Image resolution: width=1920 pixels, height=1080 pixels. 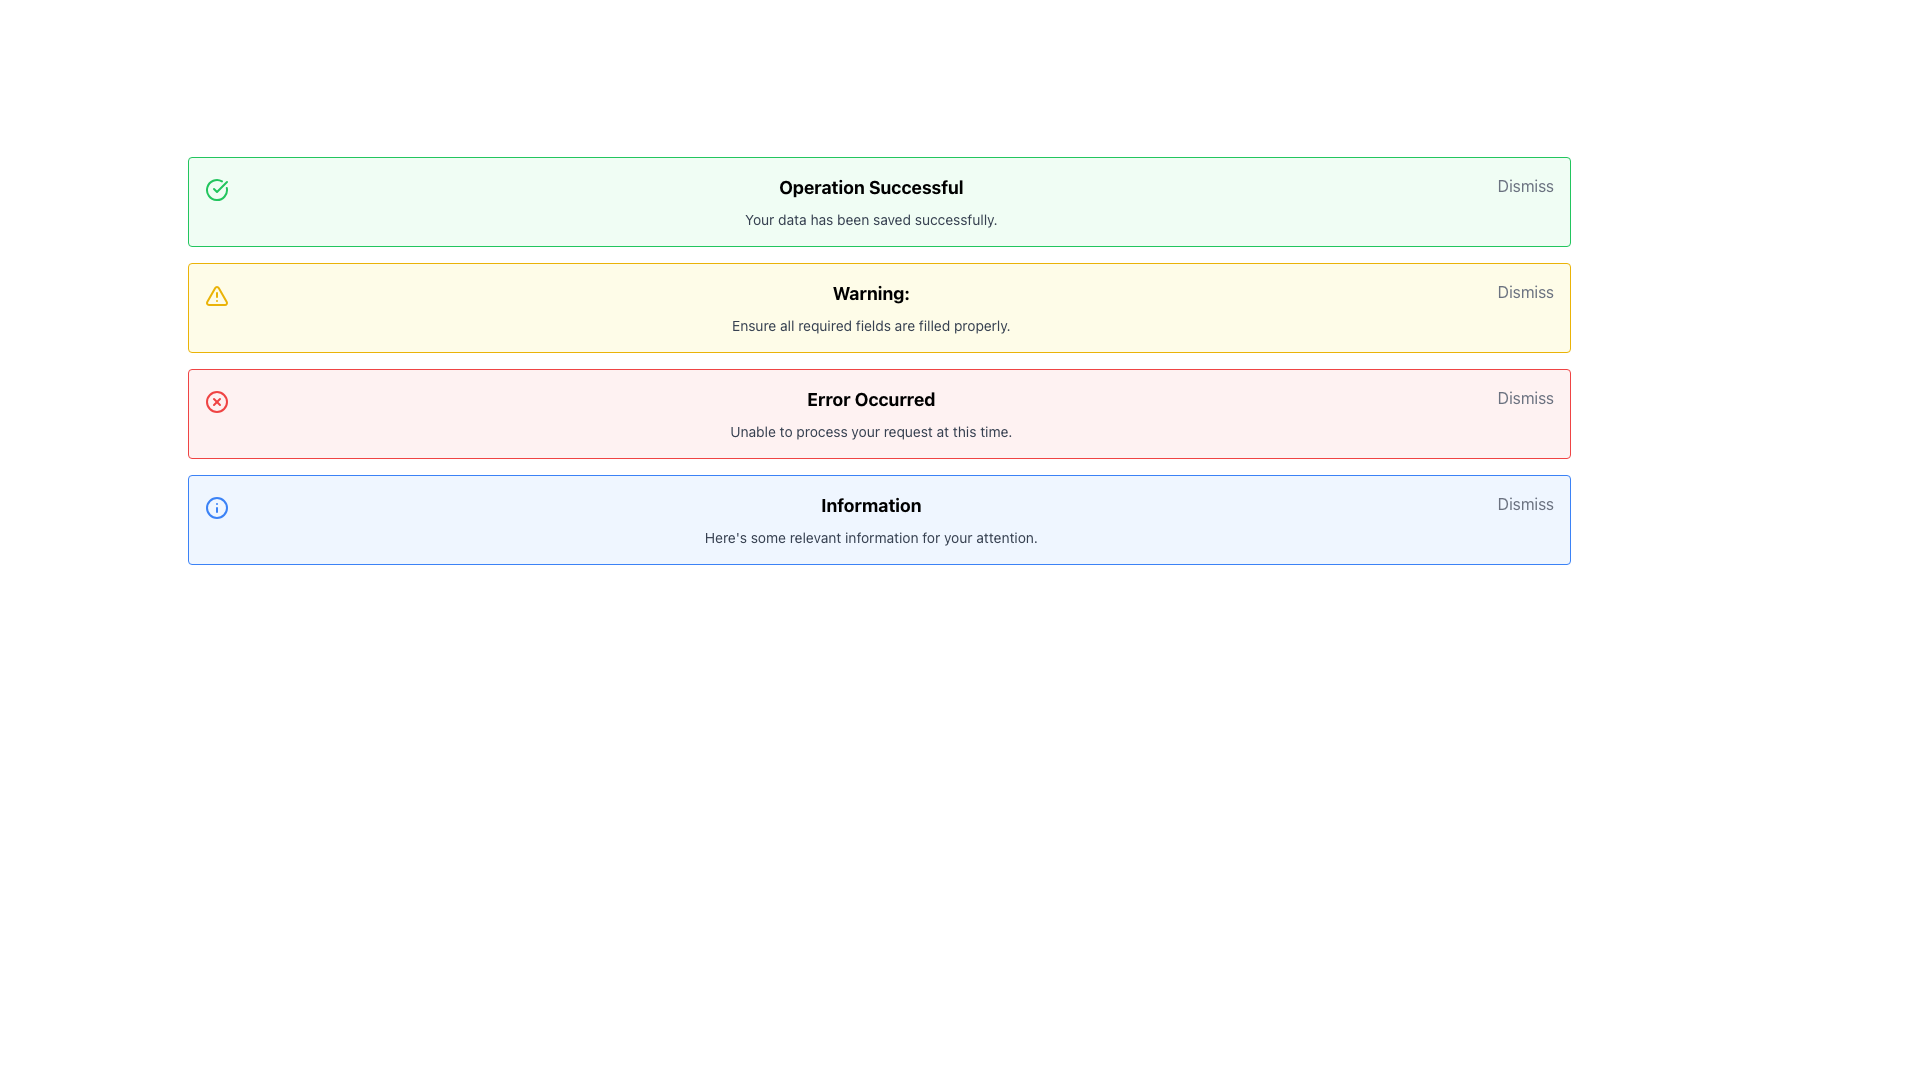 What do you see at coordinates (871, 308) in the screenshot?
I see `warning message displayed in the text display located within the second notification panel, which instructs users to ensure all required fields are properly filled` at bounding box center [871, 308].